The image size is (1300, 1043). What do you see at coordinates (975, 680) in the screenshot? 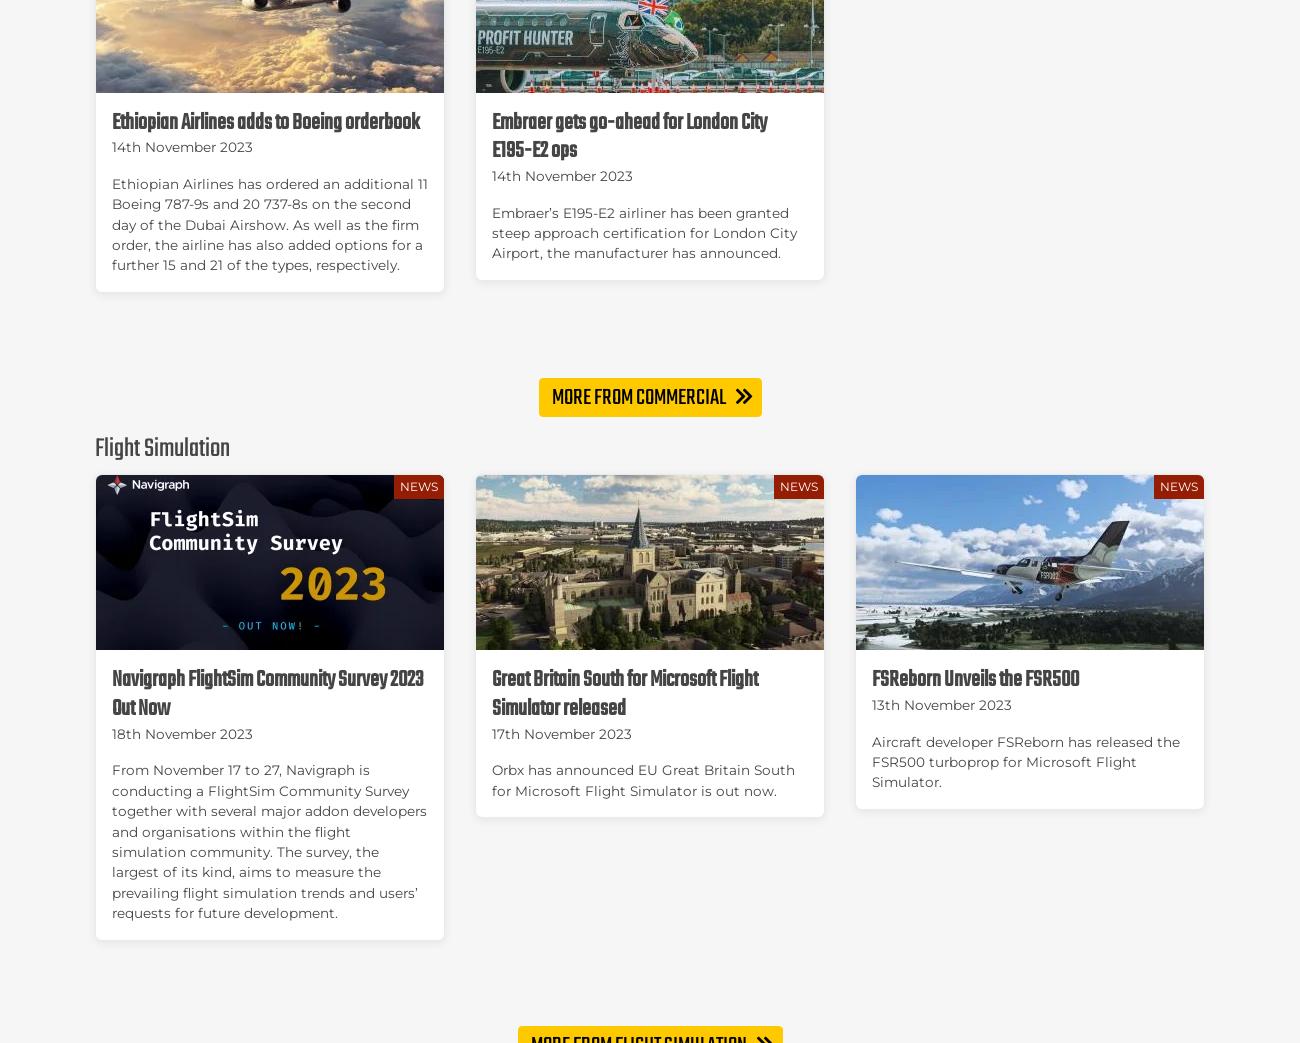
I see `'FSReborn Unveils the FSR500'` at bounding box center [975, 680].